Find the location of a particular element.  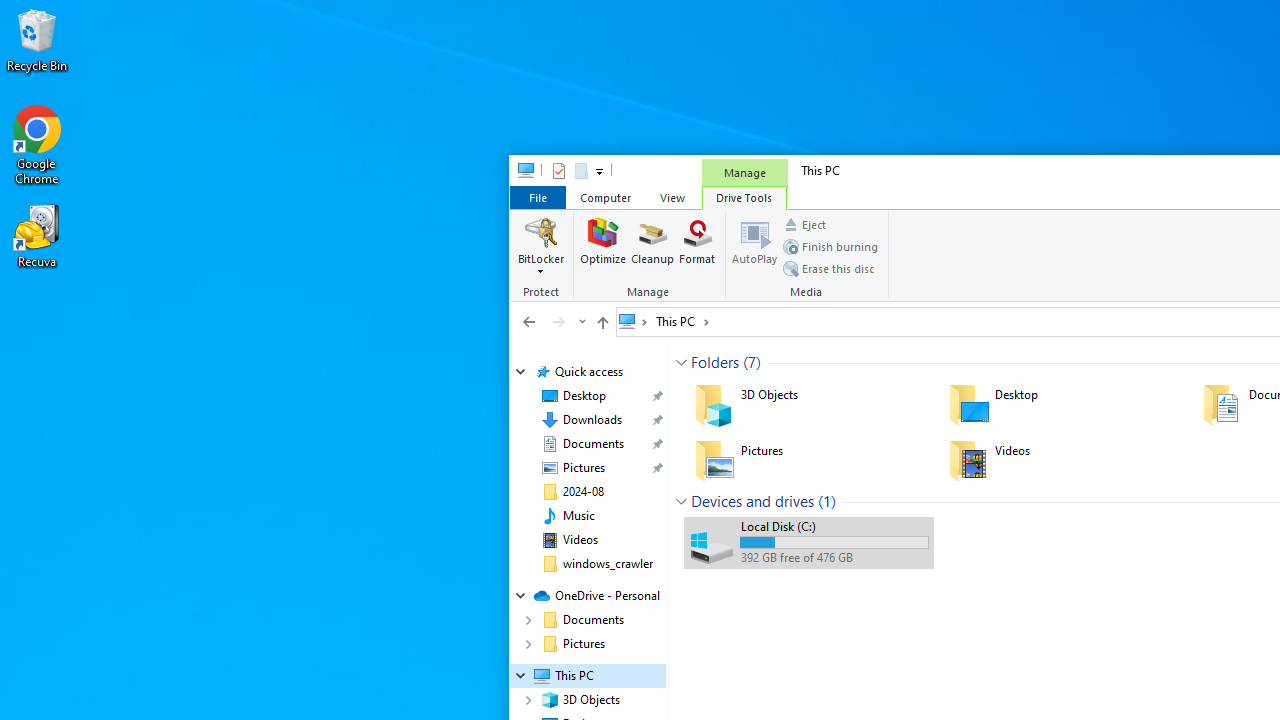

'Optimize' is located at coordinates (602, 245).